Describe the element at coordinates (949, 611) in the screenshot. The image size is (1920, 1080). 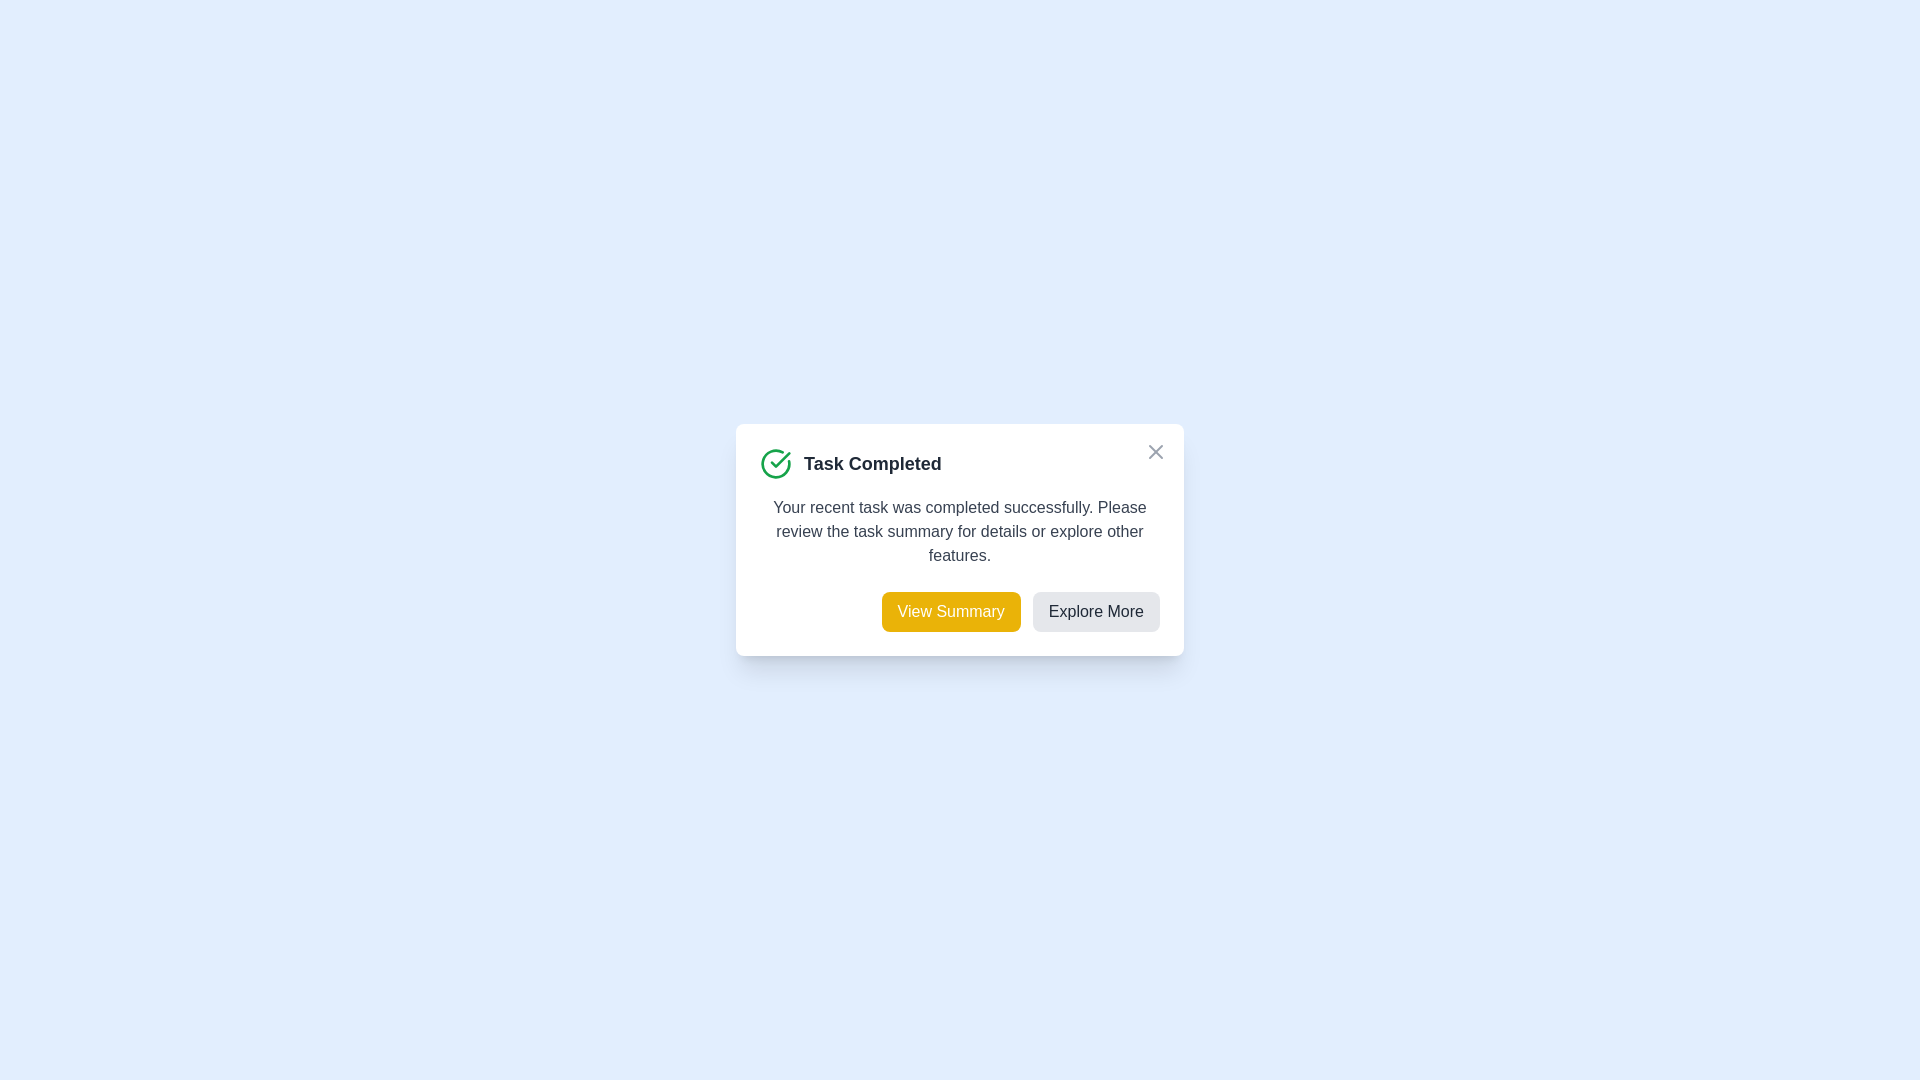
I see `'View Summary' button to review the task summary` at that location.